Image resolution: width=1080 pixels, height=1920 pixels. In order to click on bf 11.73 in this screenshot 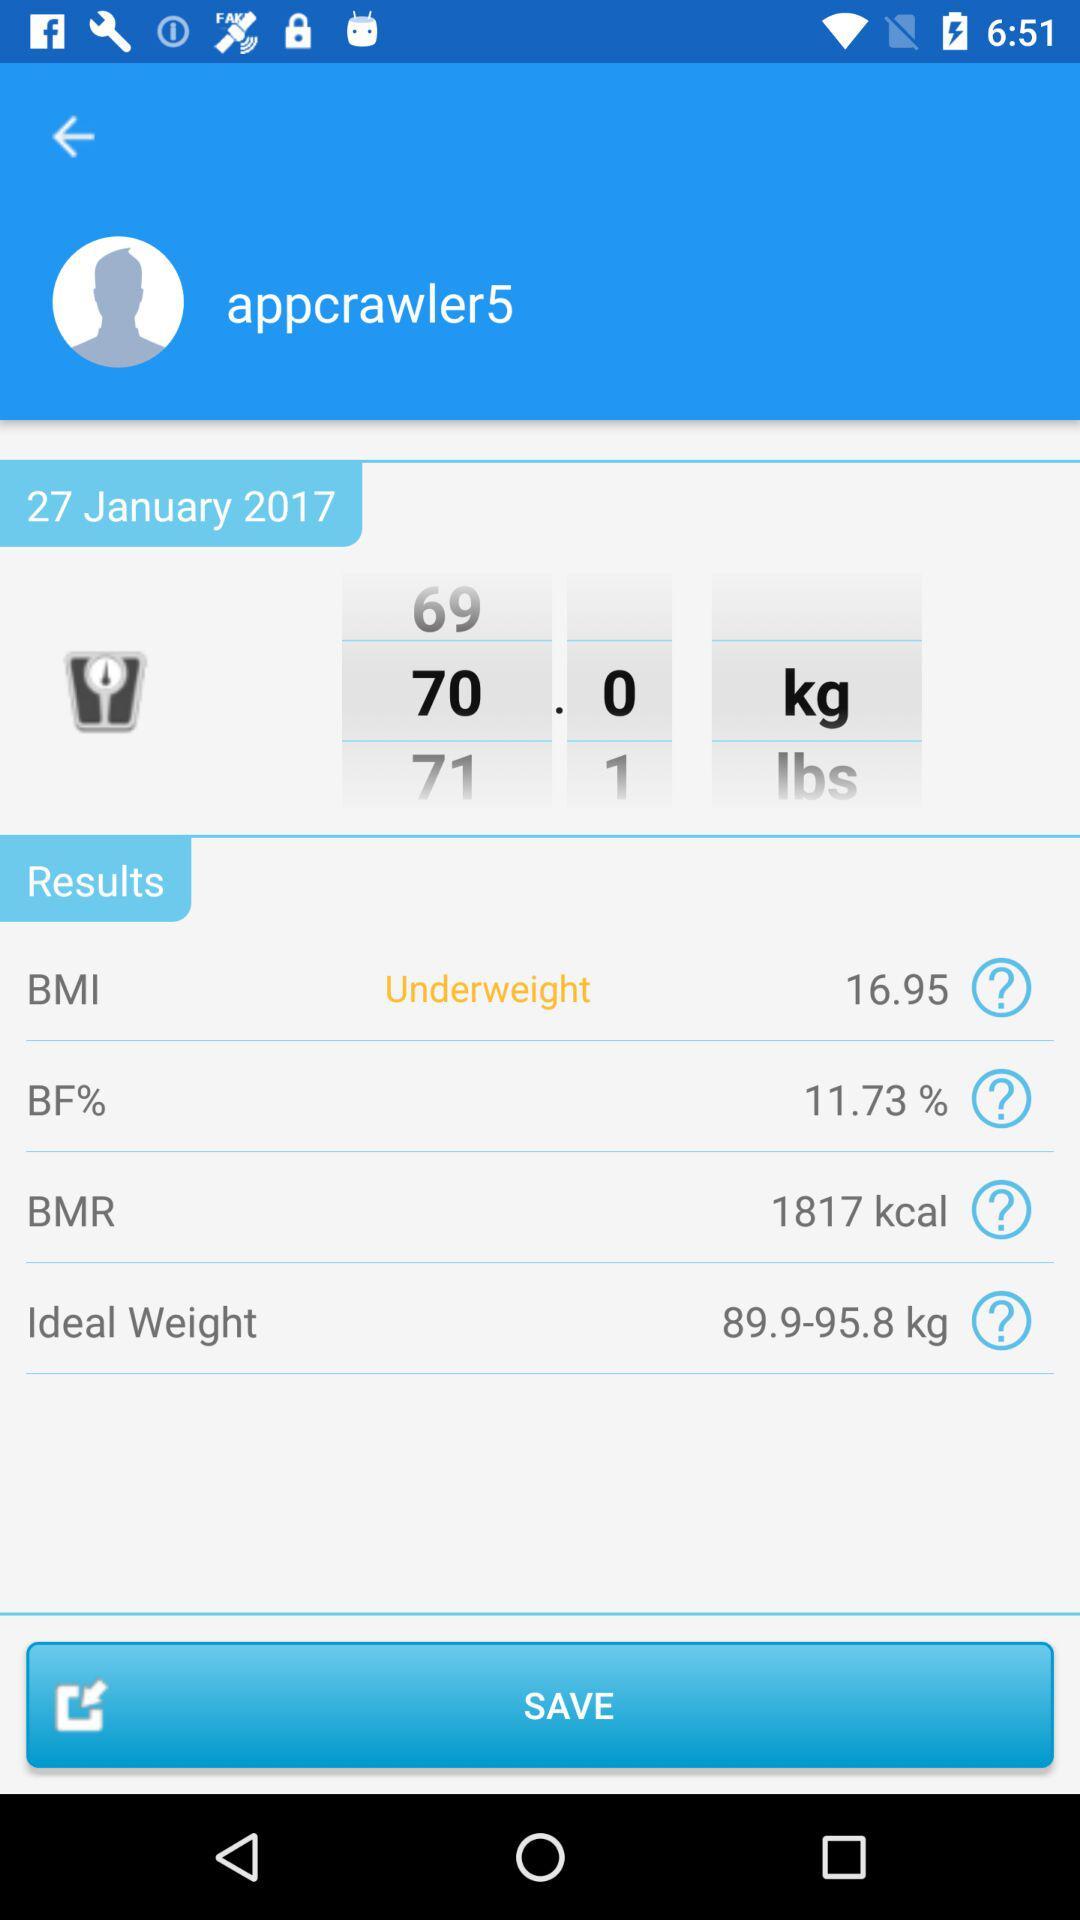, I will do `click(1001, 1097)`.